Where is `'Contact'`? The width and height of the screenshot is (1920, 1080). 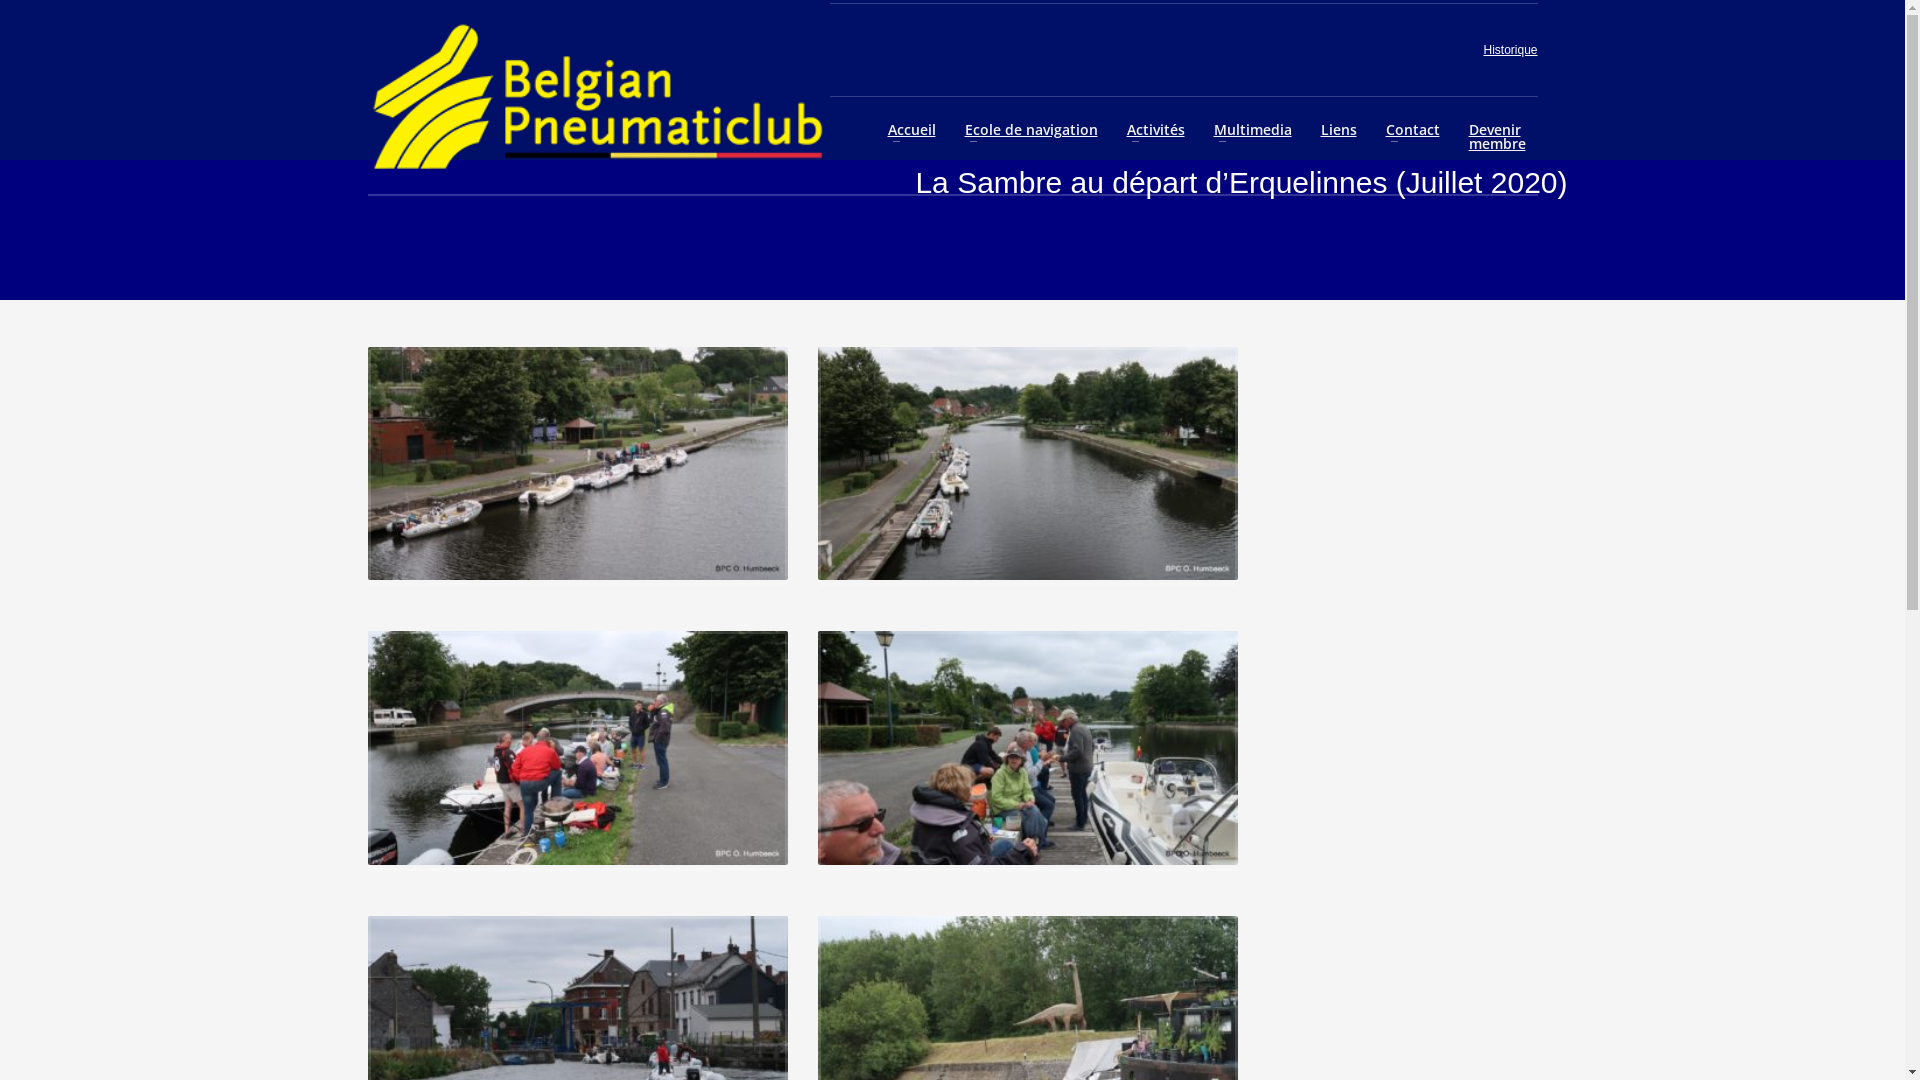
'Contact' is located at coordinates (1411, 130).